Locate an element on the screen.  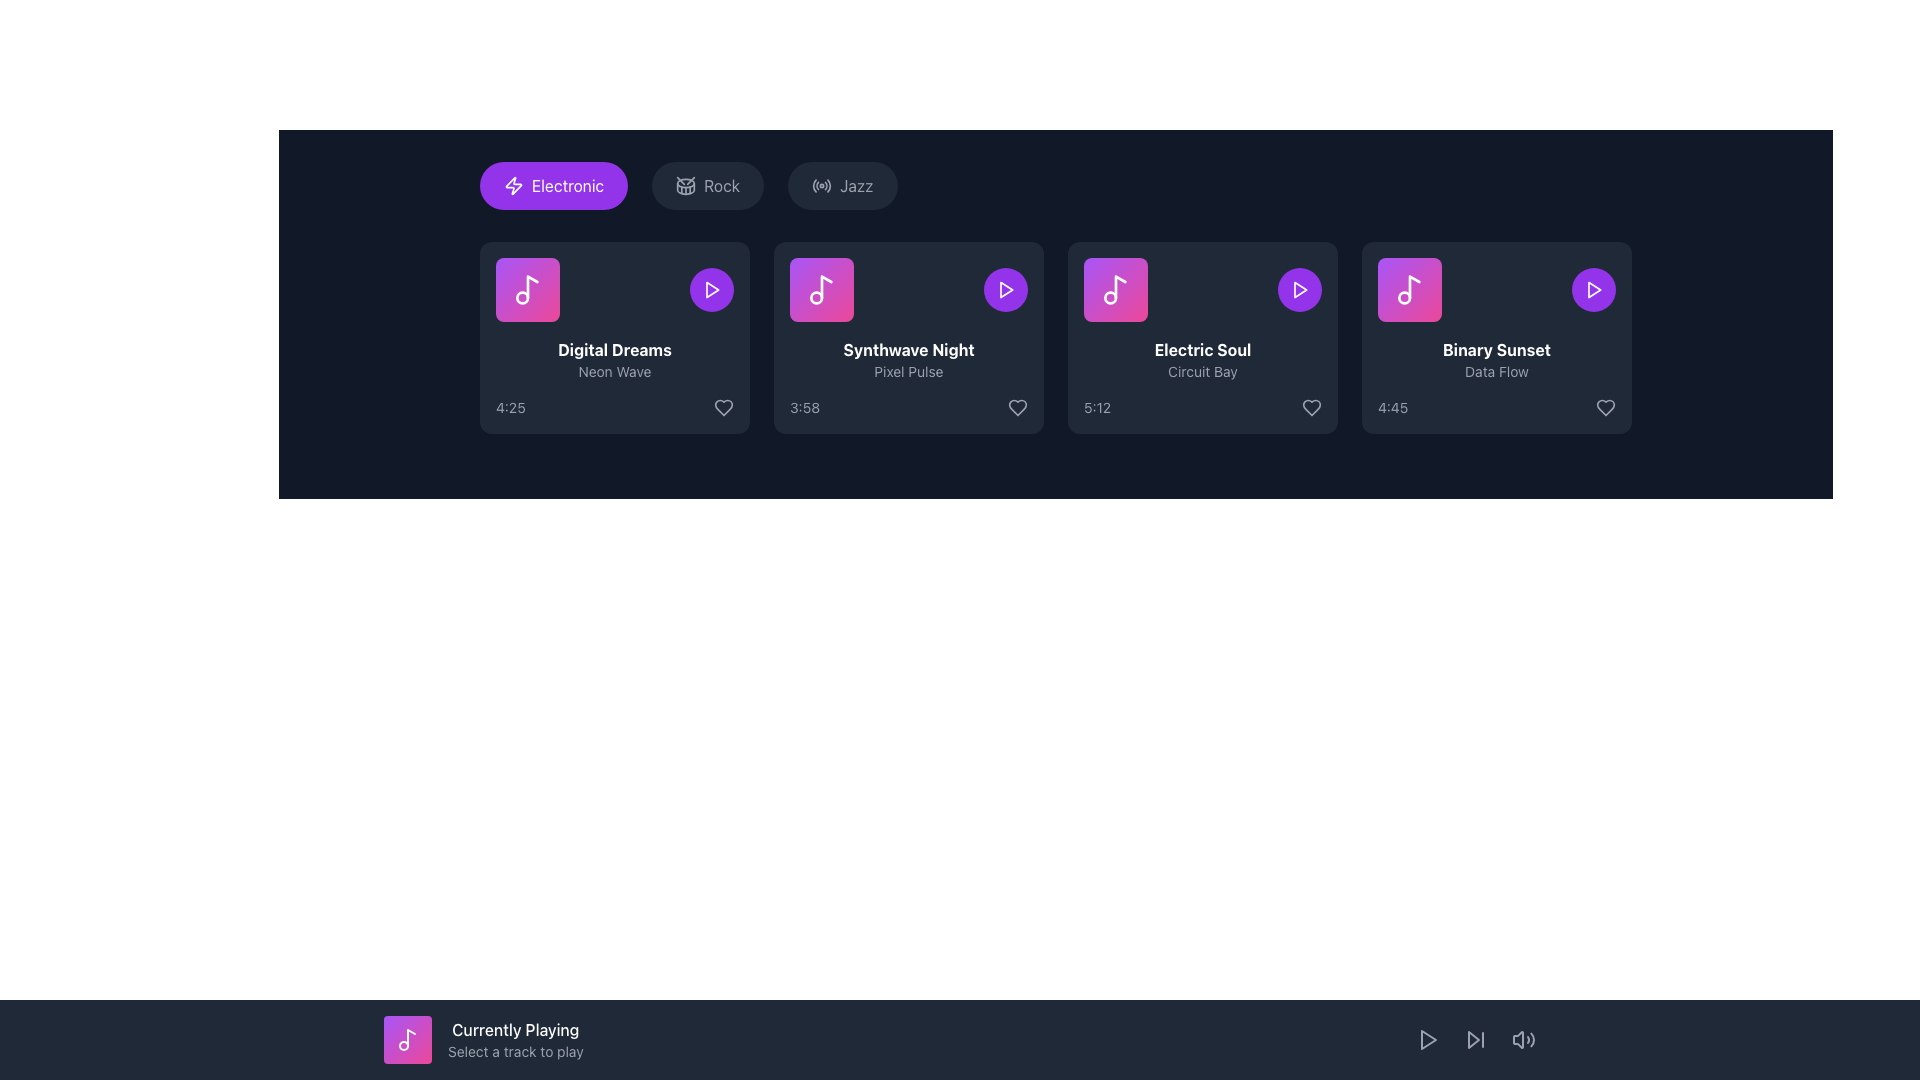
lightning bolt icon with a sharp outline and purple background, located on the left side of the 'Electronic' button is located at coordinates (513, 185).